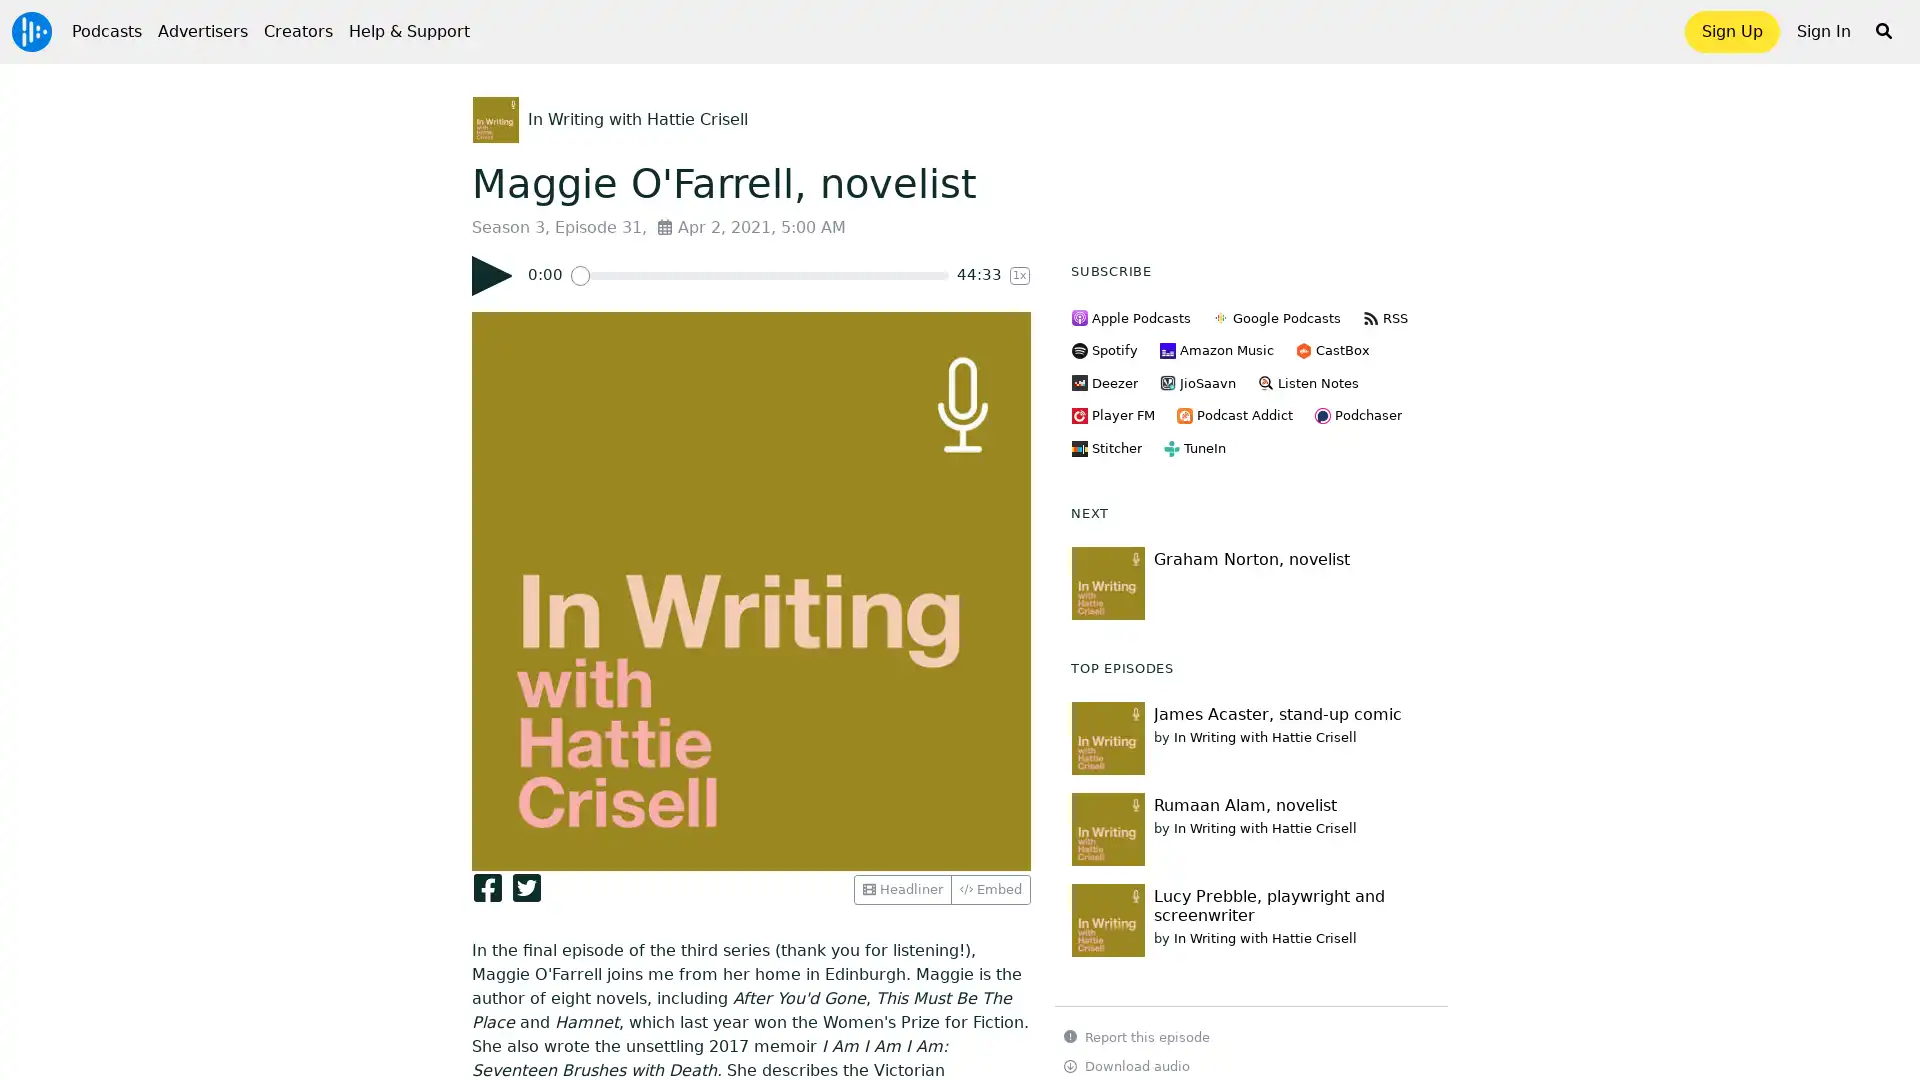 This screenshot has width=1920, height=1080. Describe the element at coordinates (1882, 31) in the screenshot. I see `Open search form` at that location.